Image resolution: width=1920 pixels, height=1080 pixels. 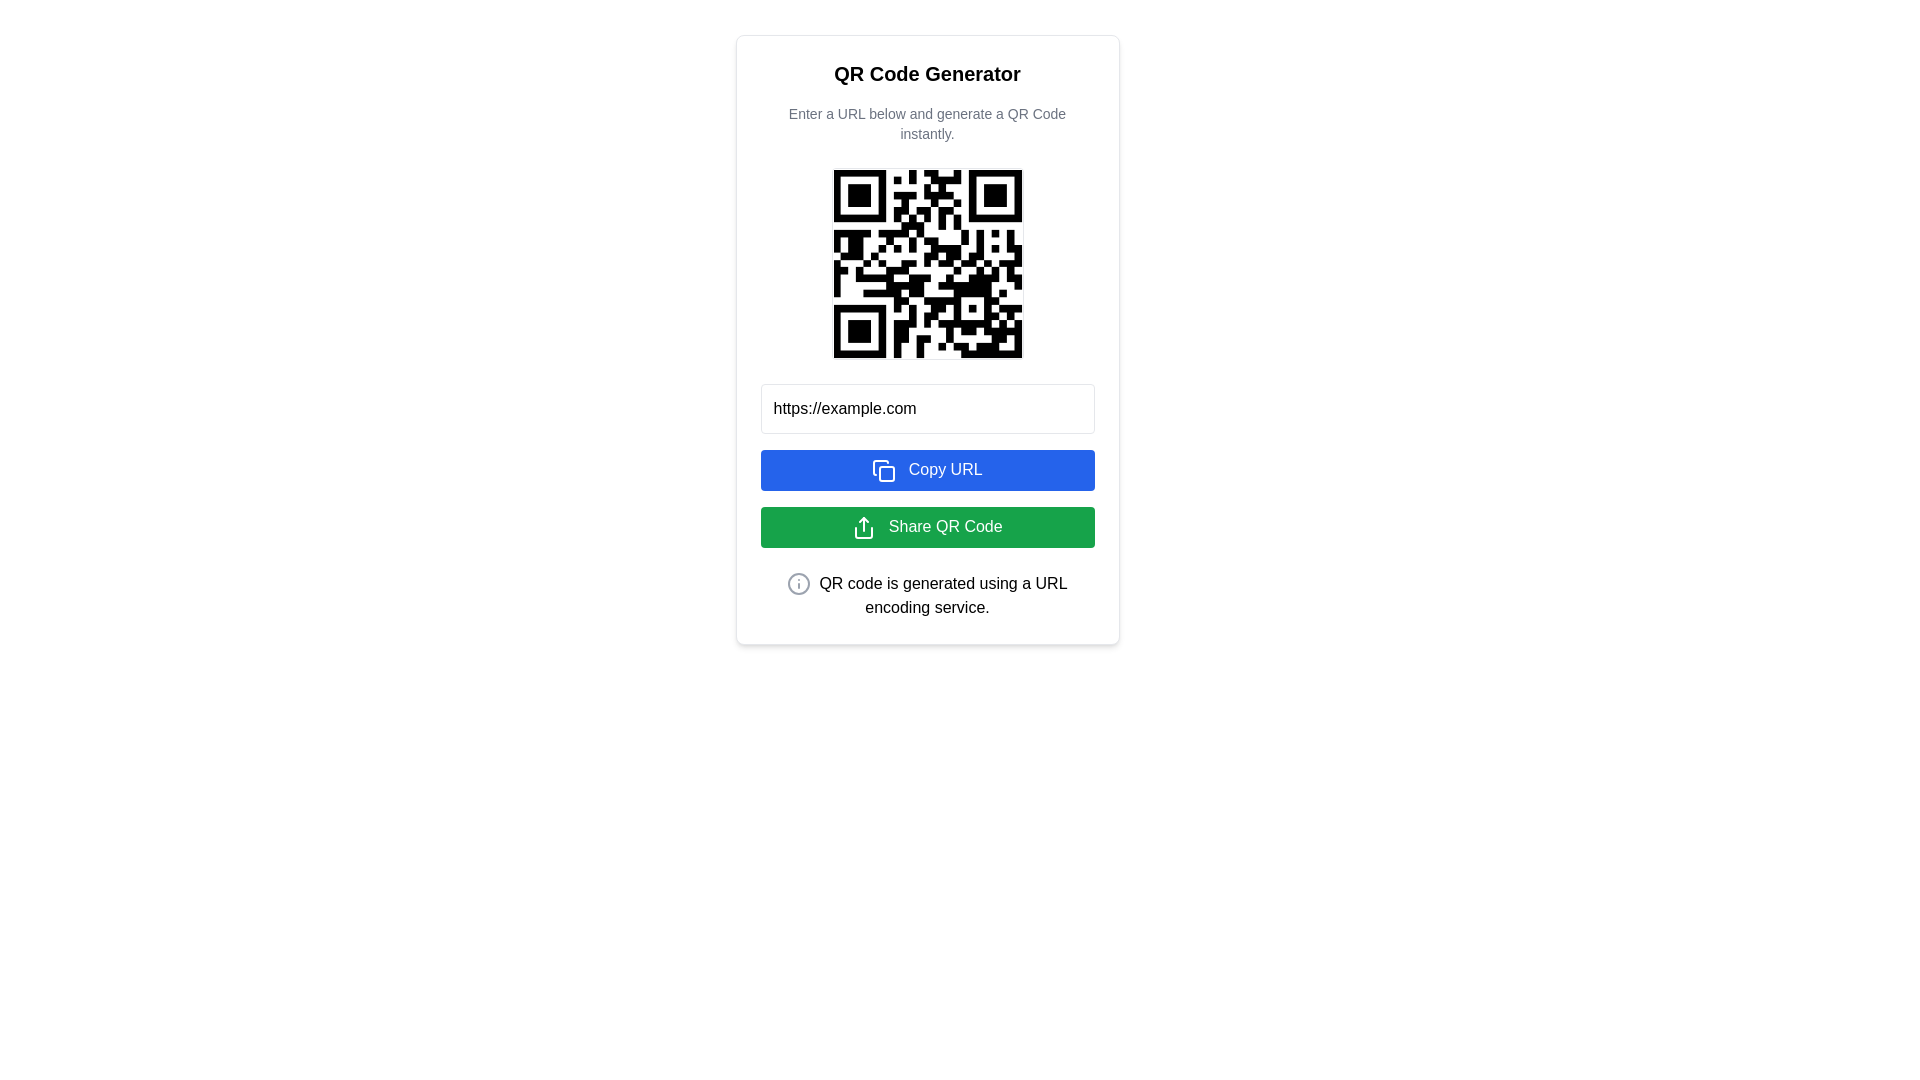 What do you see at coordinates (798, 584) in the screenshot?
I see `the central circular part of the information icon, which is a graphical SVG element located slightly below and to the left of the QR code display section` at bounding box center [798, 584].